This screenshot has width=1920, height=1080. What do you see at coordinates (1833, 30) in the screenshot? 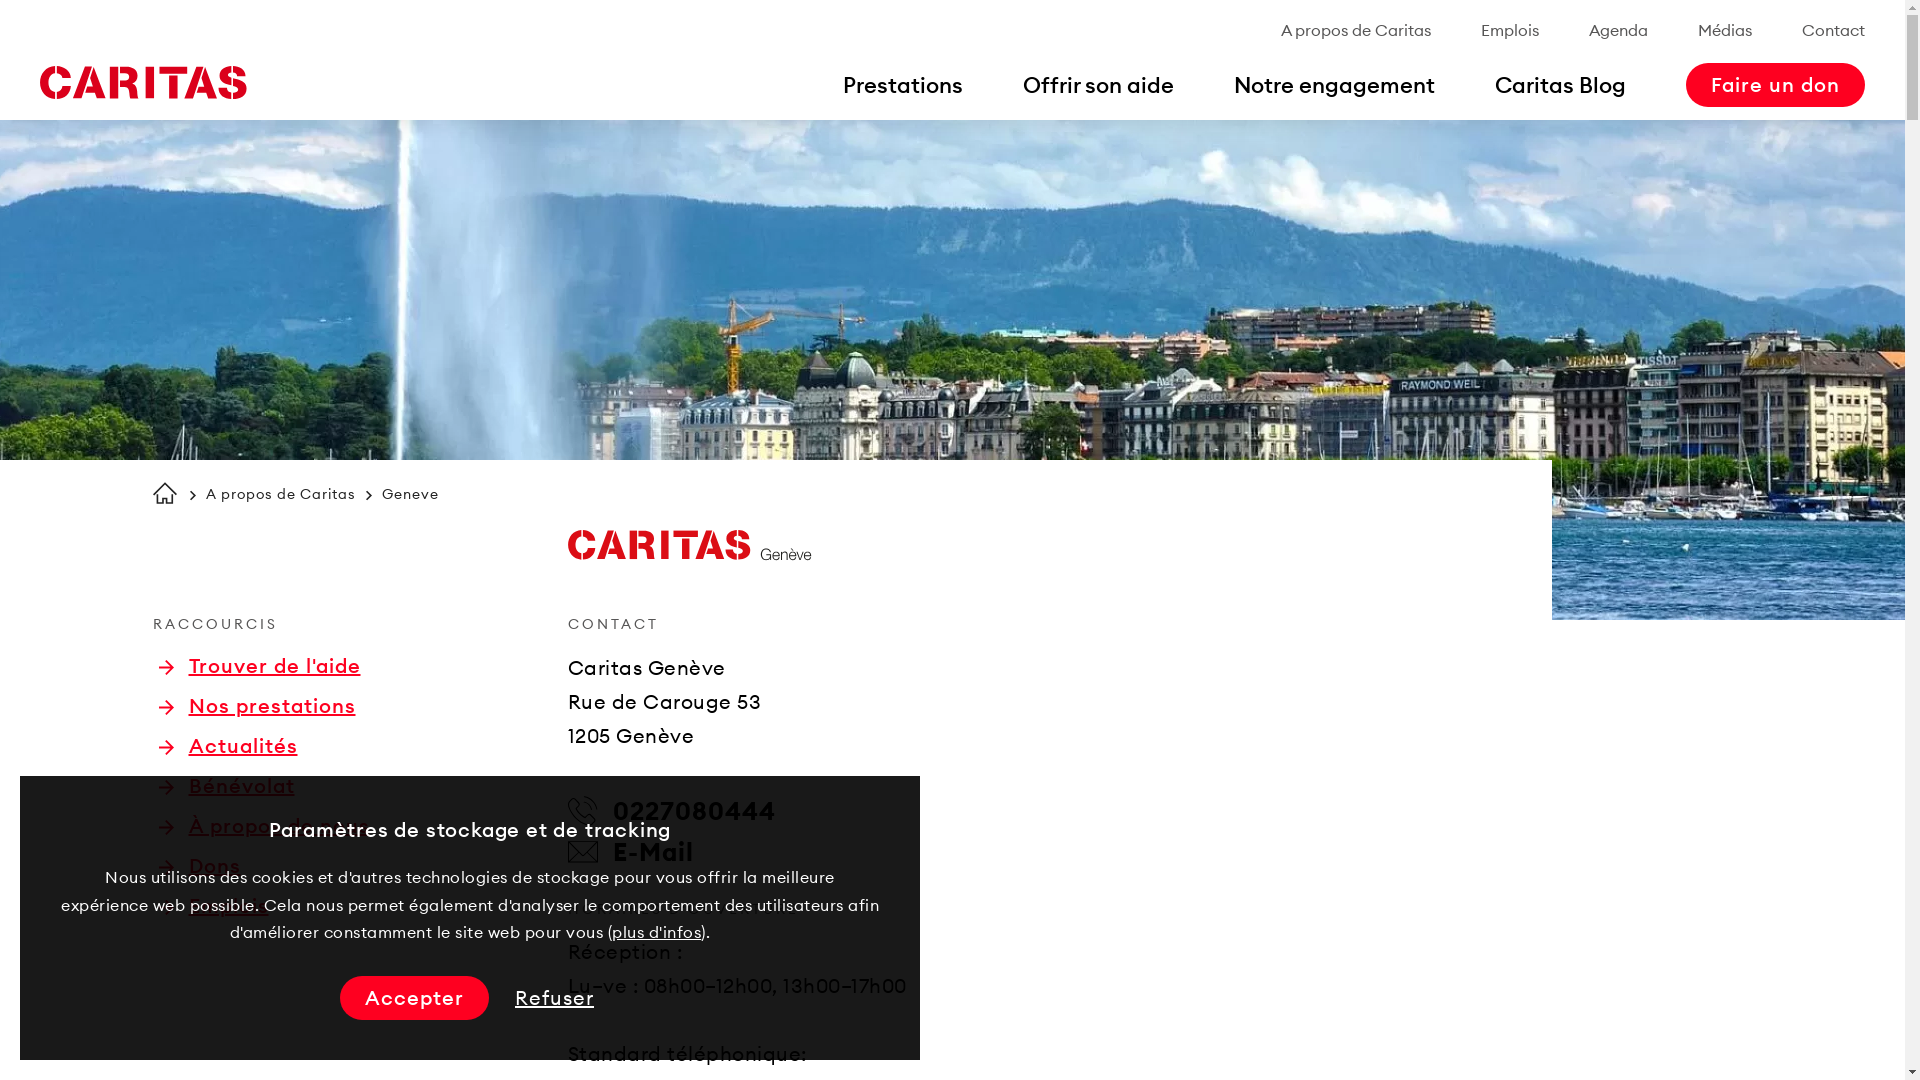
I see `'Contact'` at bounding box center [1833, 30].